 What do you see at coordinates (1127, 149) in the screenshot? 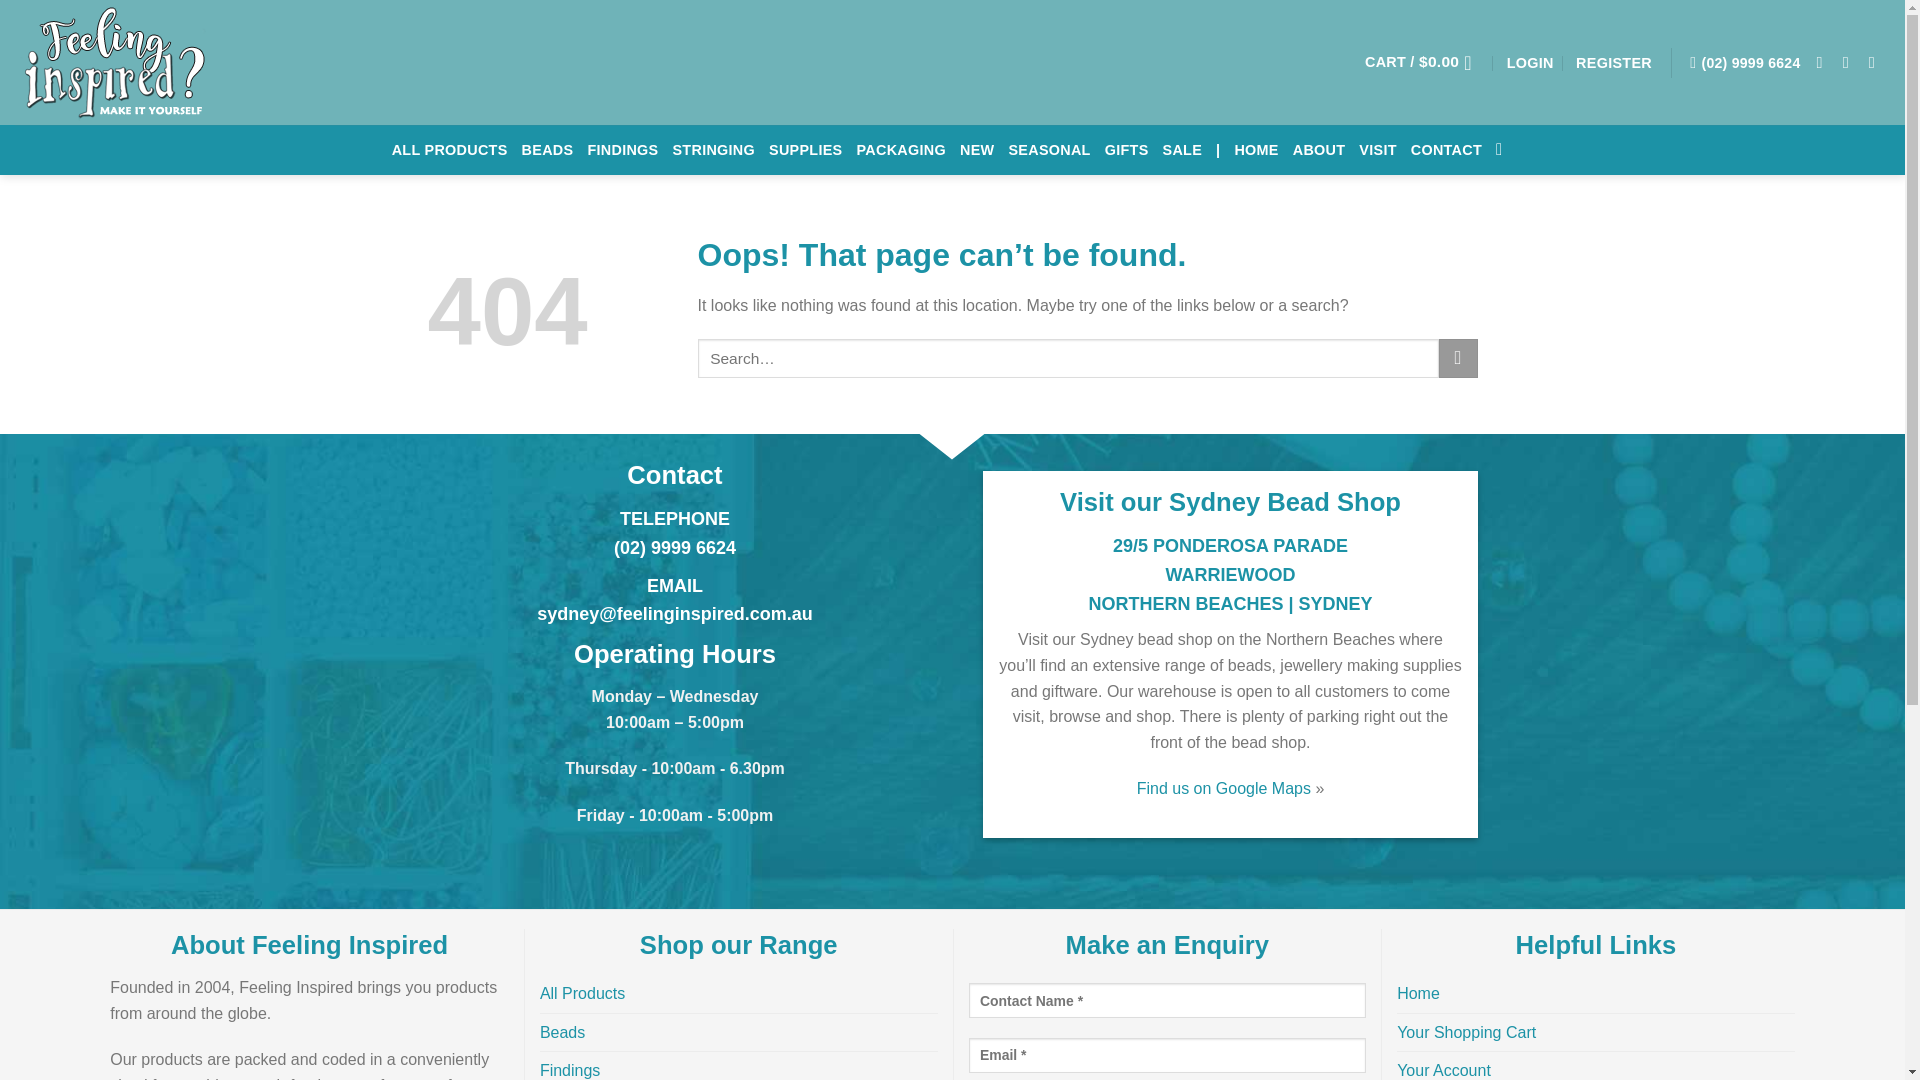
I see `'GIFTS'` at bounding box center [1127, 149].